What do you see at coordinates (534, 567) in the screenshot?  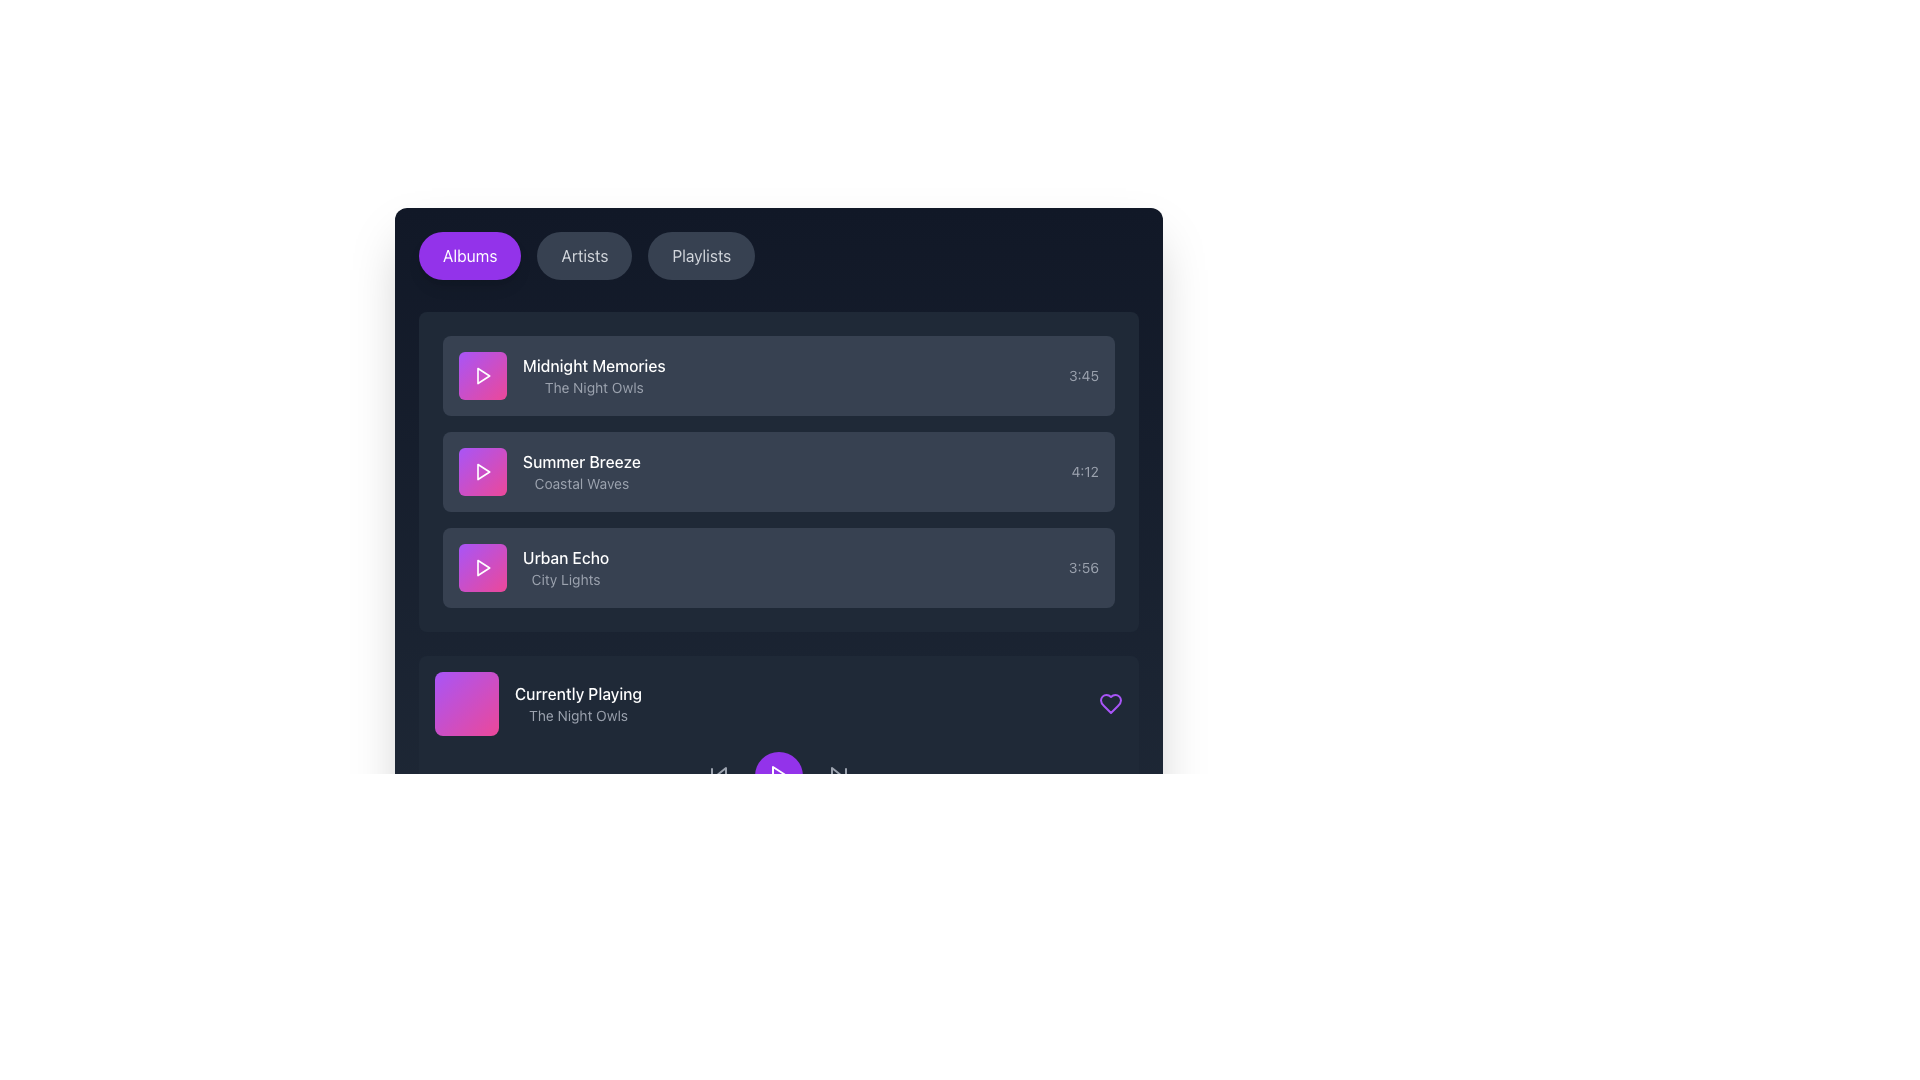 I see `the list item displaying information about the track 'Urban Echo - City Lights'` at bounding box center [534, 567].